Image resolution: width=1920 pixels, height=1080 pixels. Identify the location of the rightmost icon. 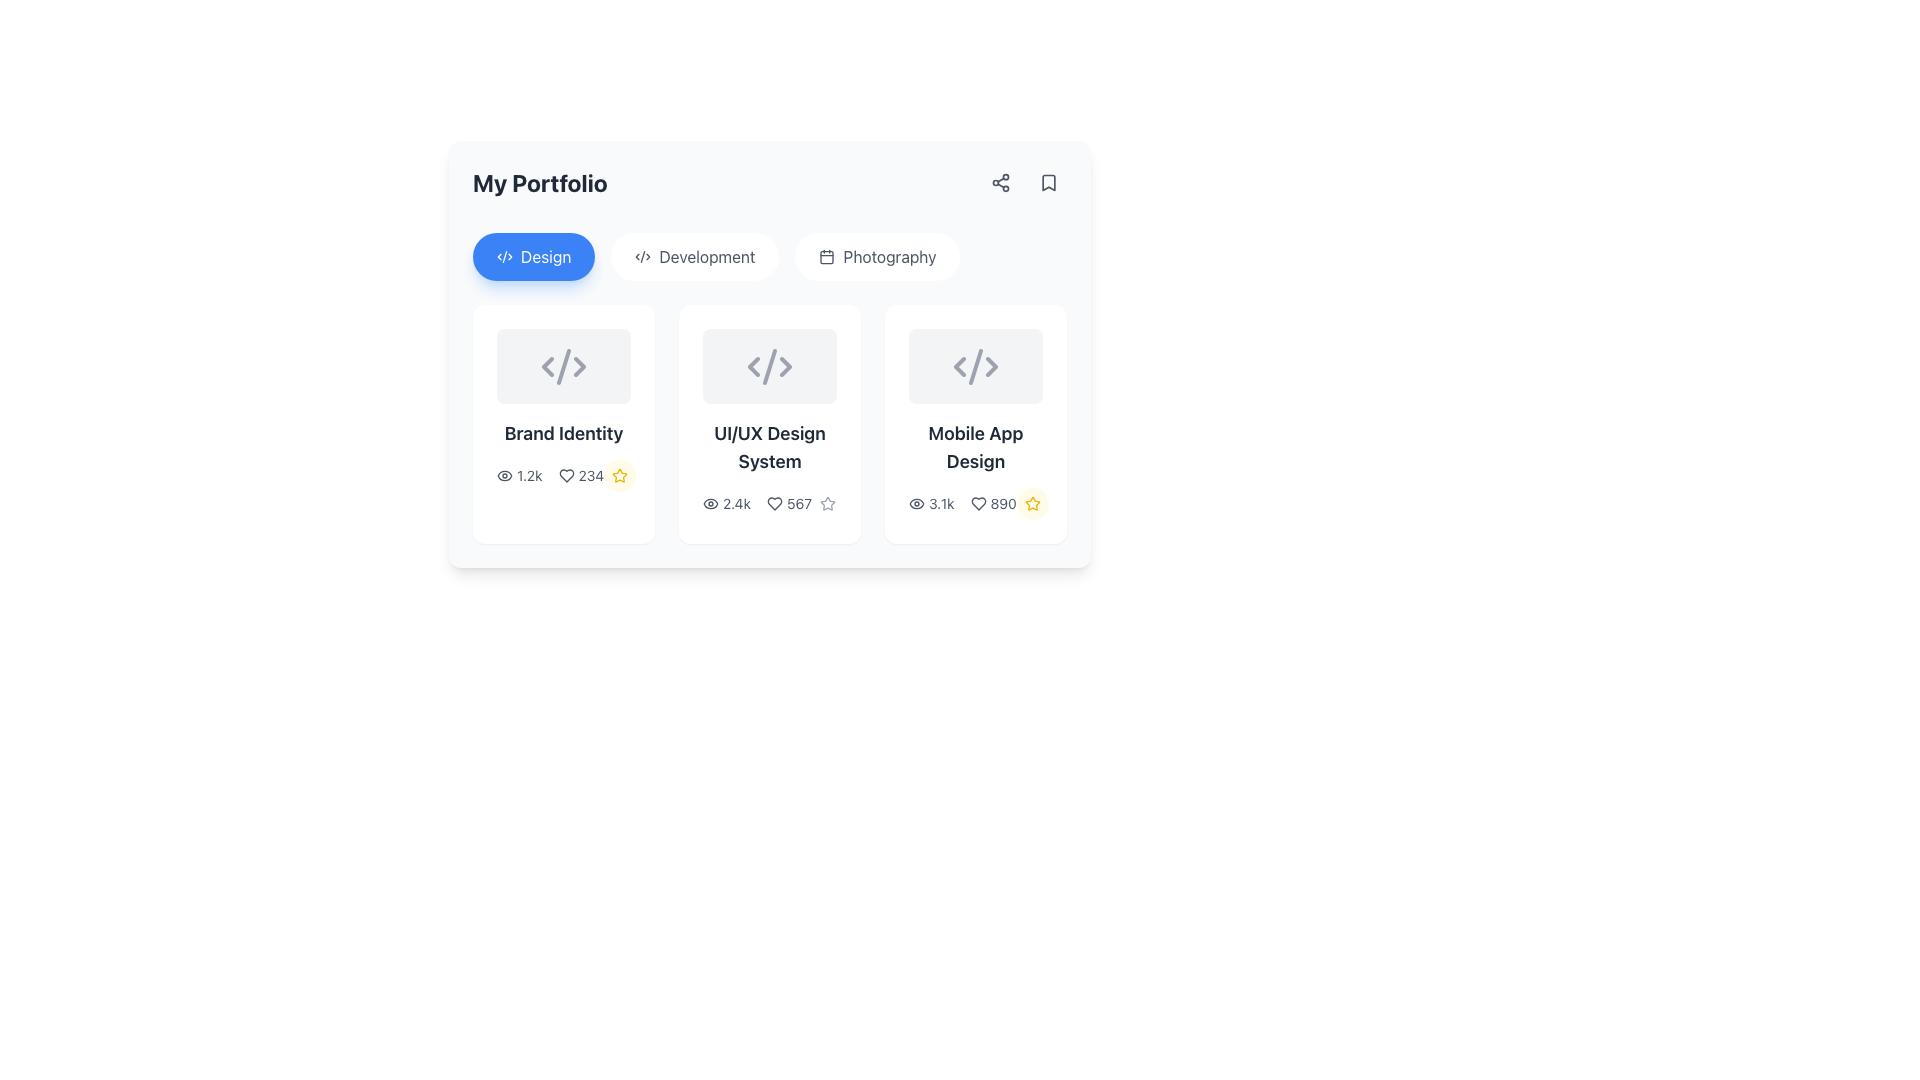
(579, 366).